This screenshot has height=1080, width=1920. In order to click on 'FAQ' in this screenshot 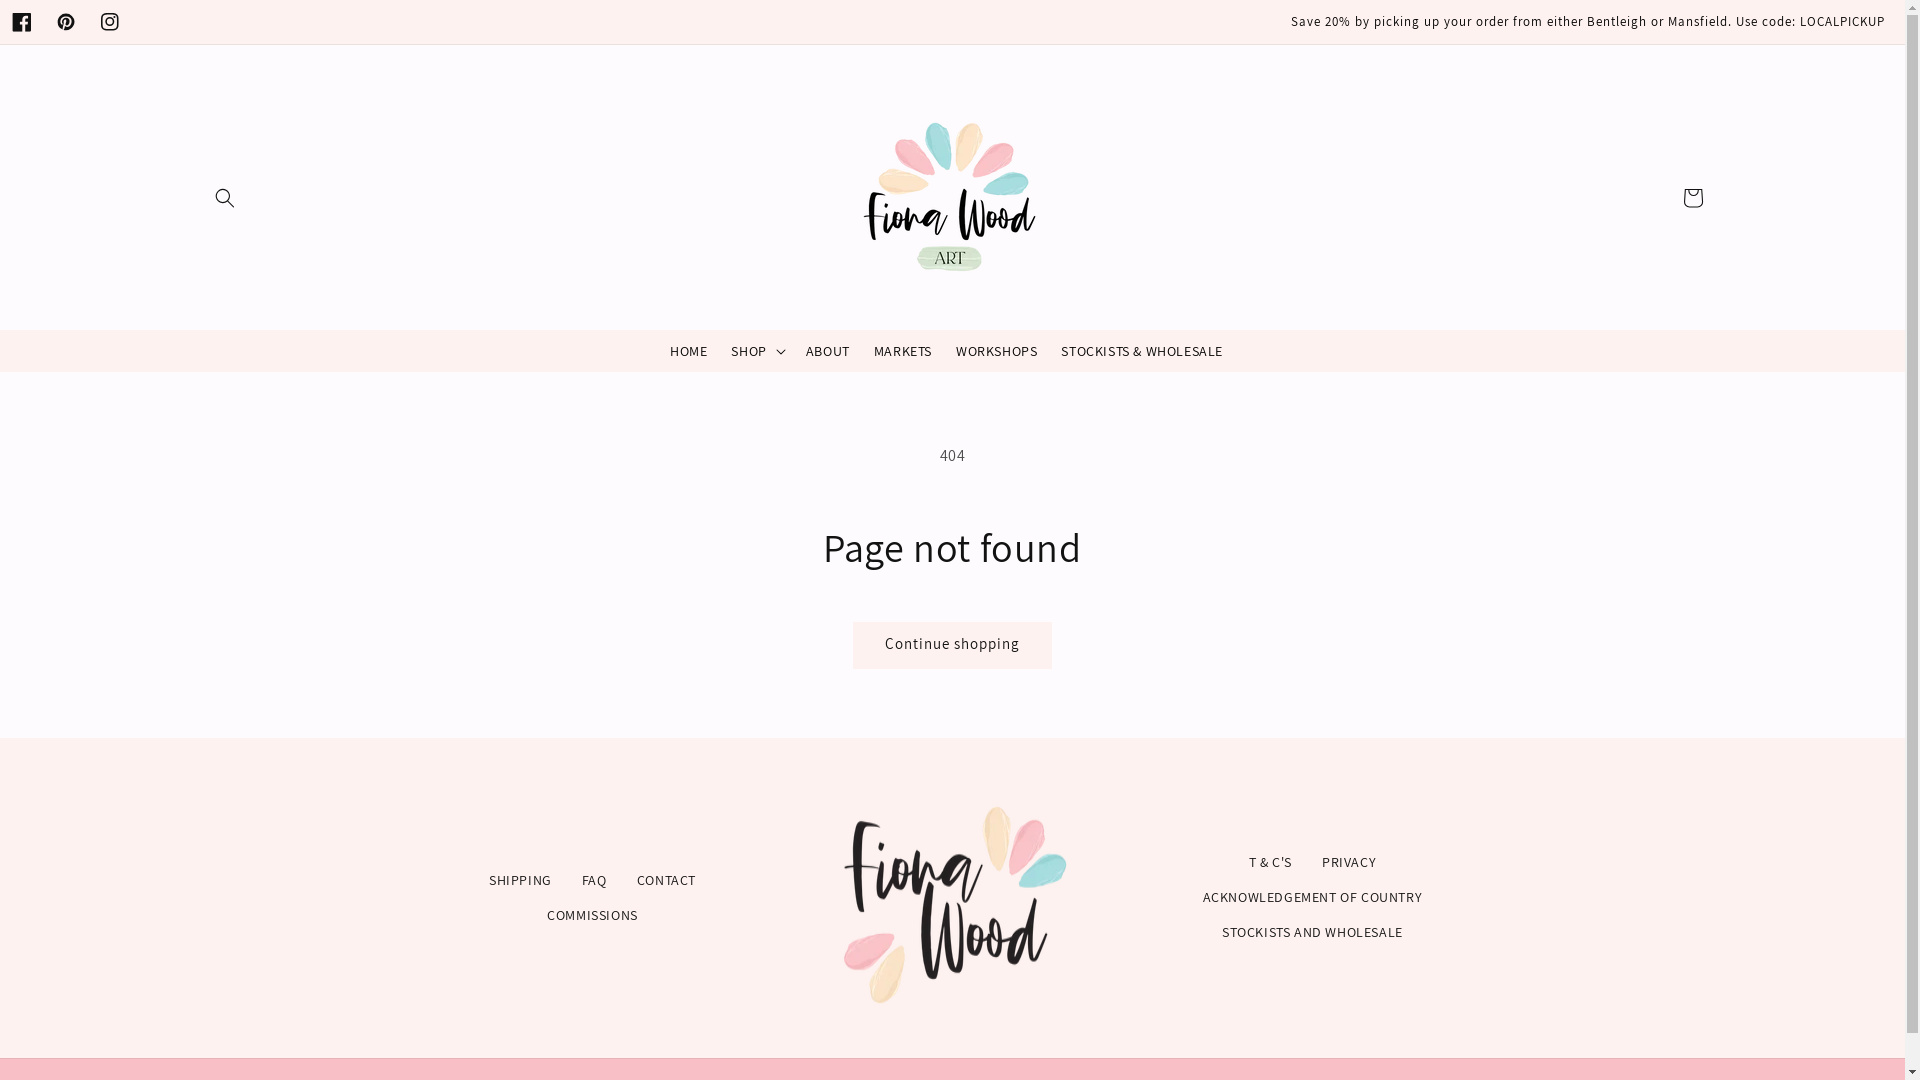, I will do `click(593, 879)`.